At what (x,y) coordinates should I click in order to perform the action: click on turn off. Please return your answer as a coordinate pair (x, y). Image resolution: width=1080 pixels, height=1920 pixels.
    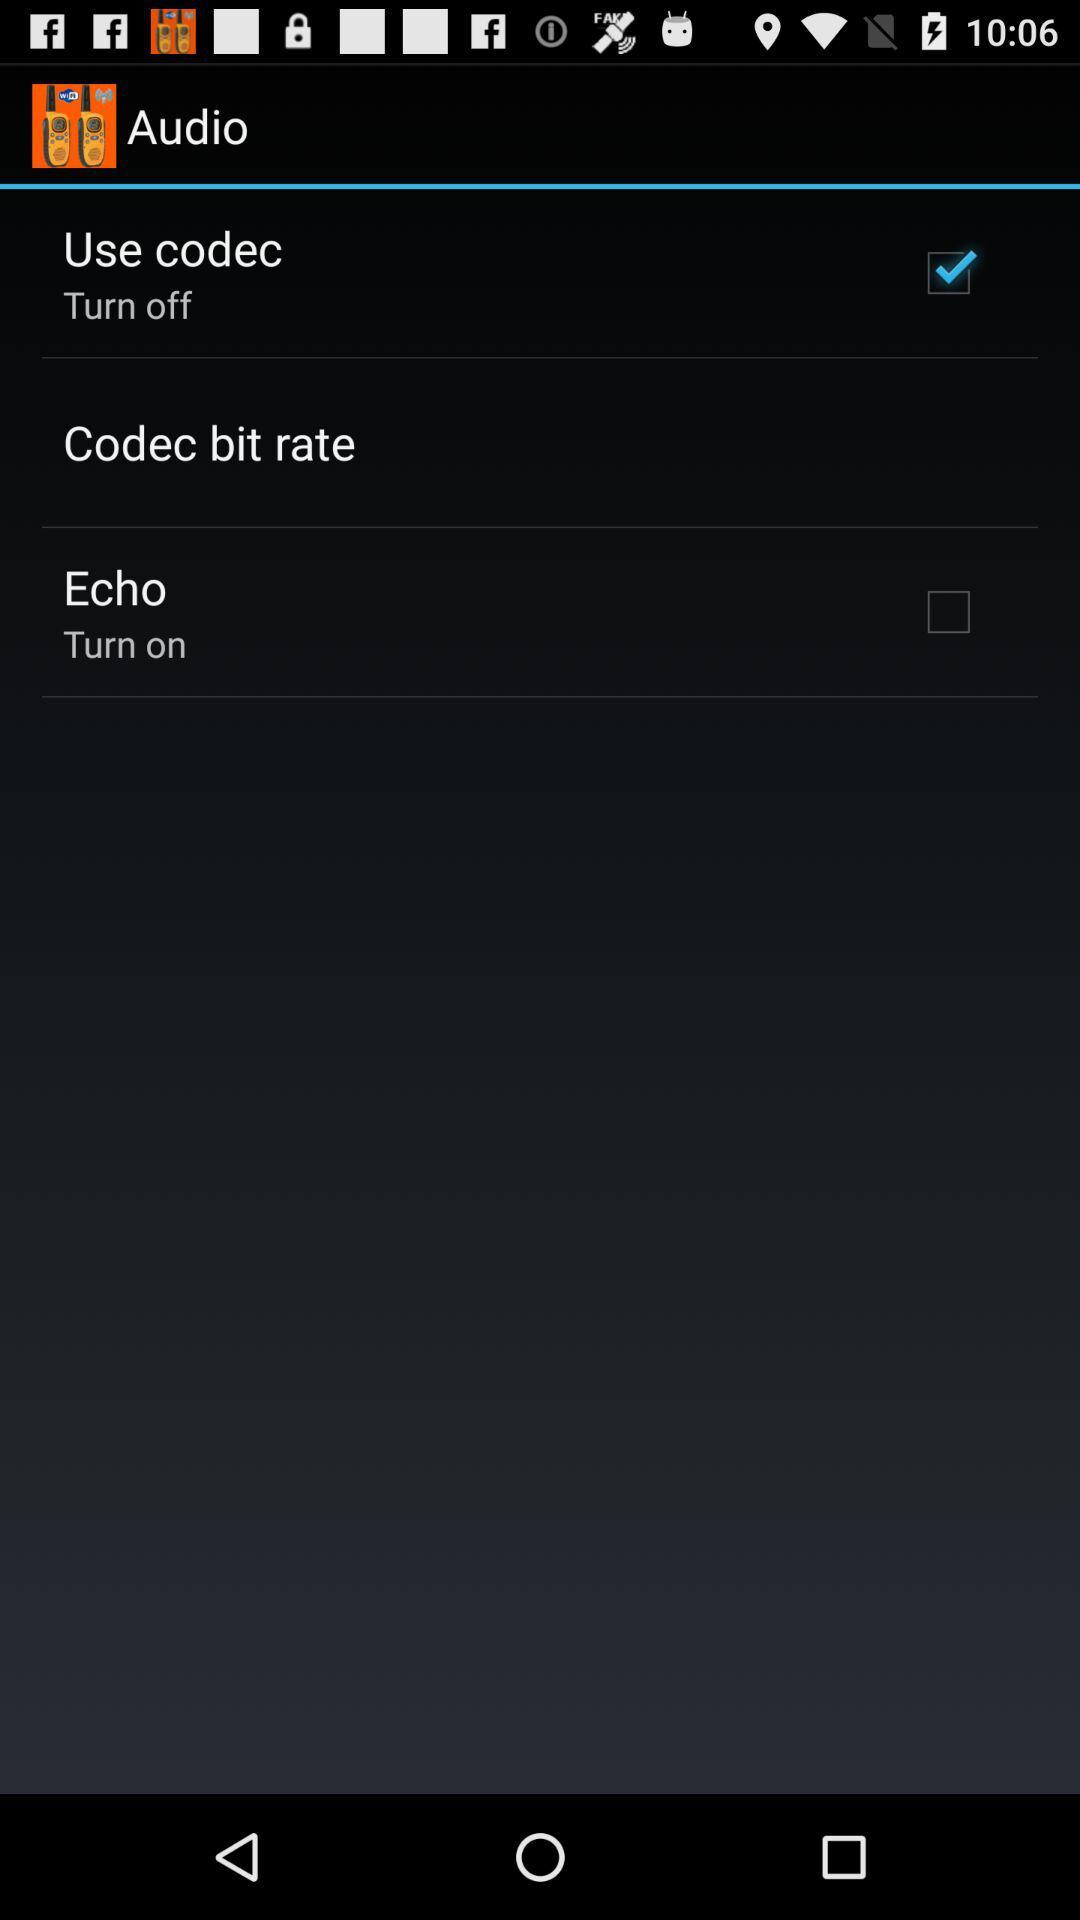
    Looking at the image, I should click on (127, 303).